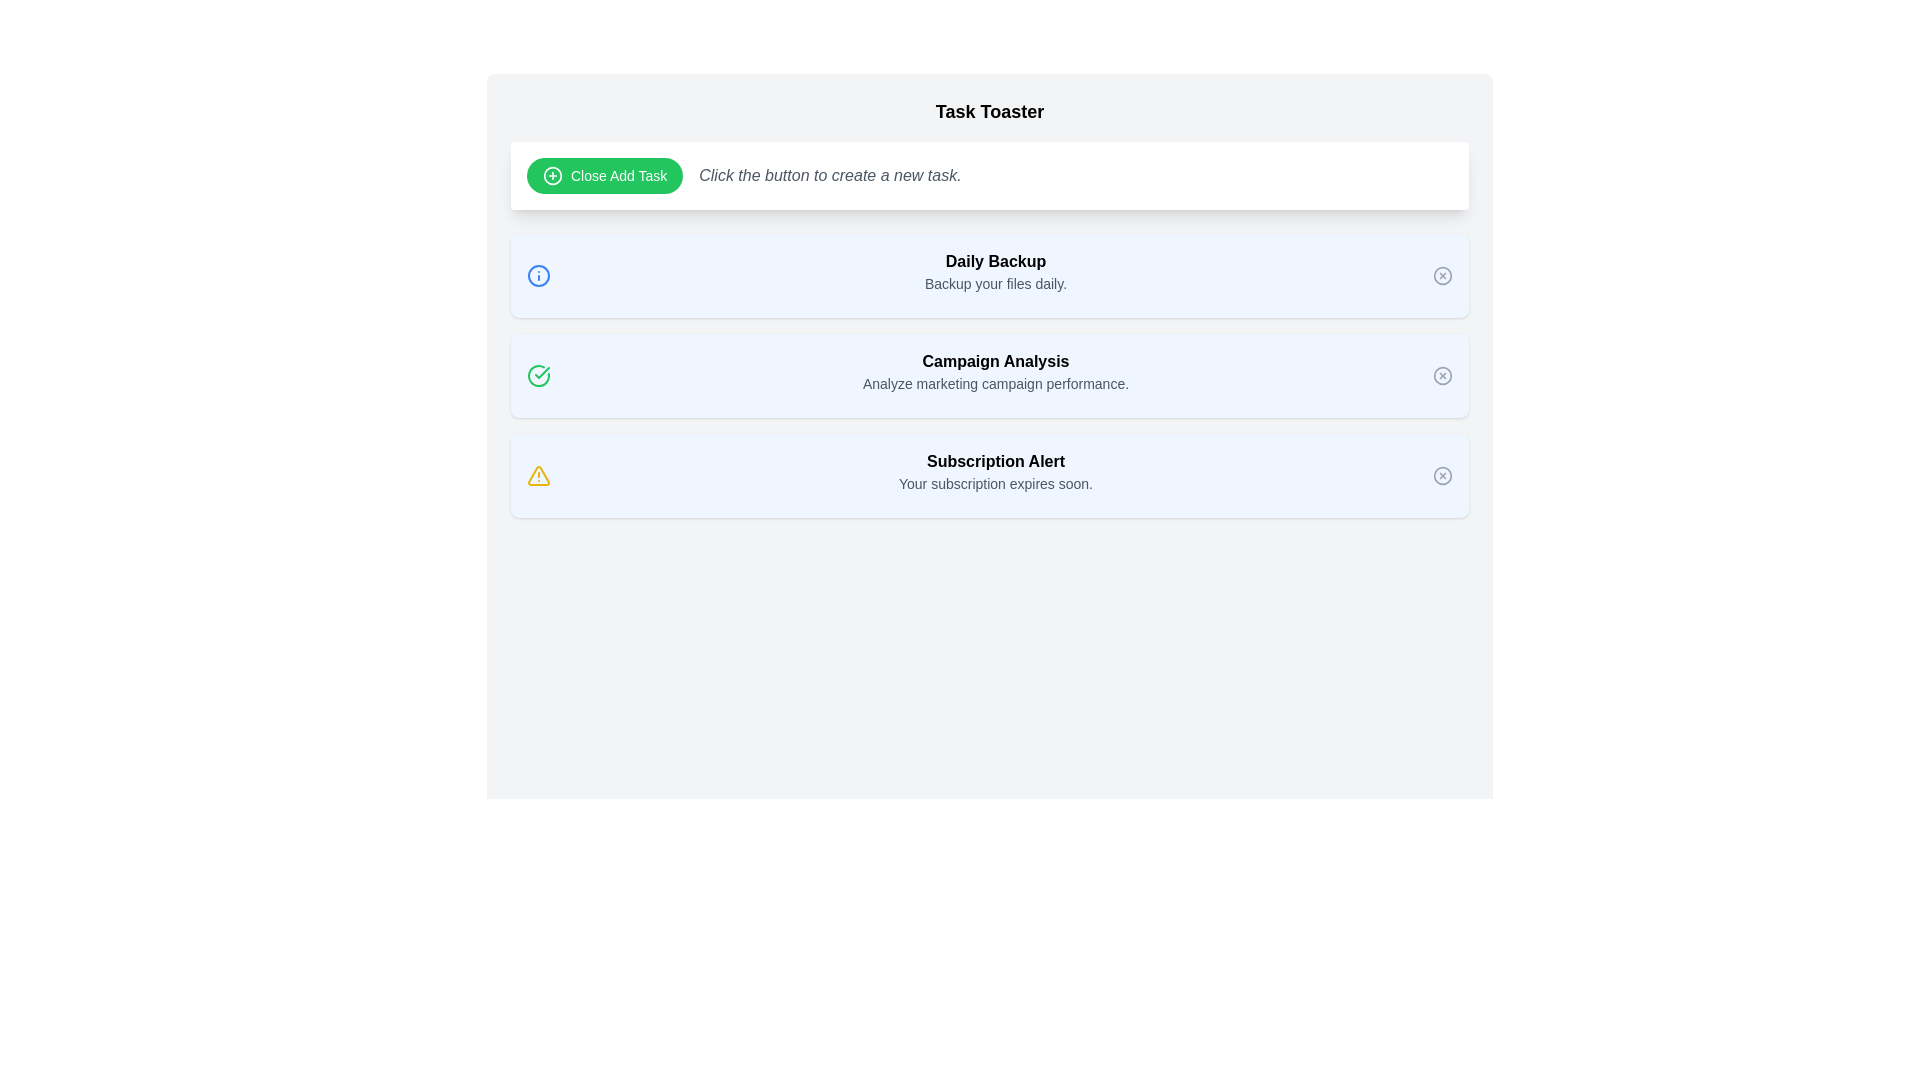 The image size is (1920, 1080). What do you see at coordinates (996, 276) in the screenshot?
I see `the Informational text block displaying 'Daily Backup' to interact with possible tooltip or further information` at bounding box center [996, 276].